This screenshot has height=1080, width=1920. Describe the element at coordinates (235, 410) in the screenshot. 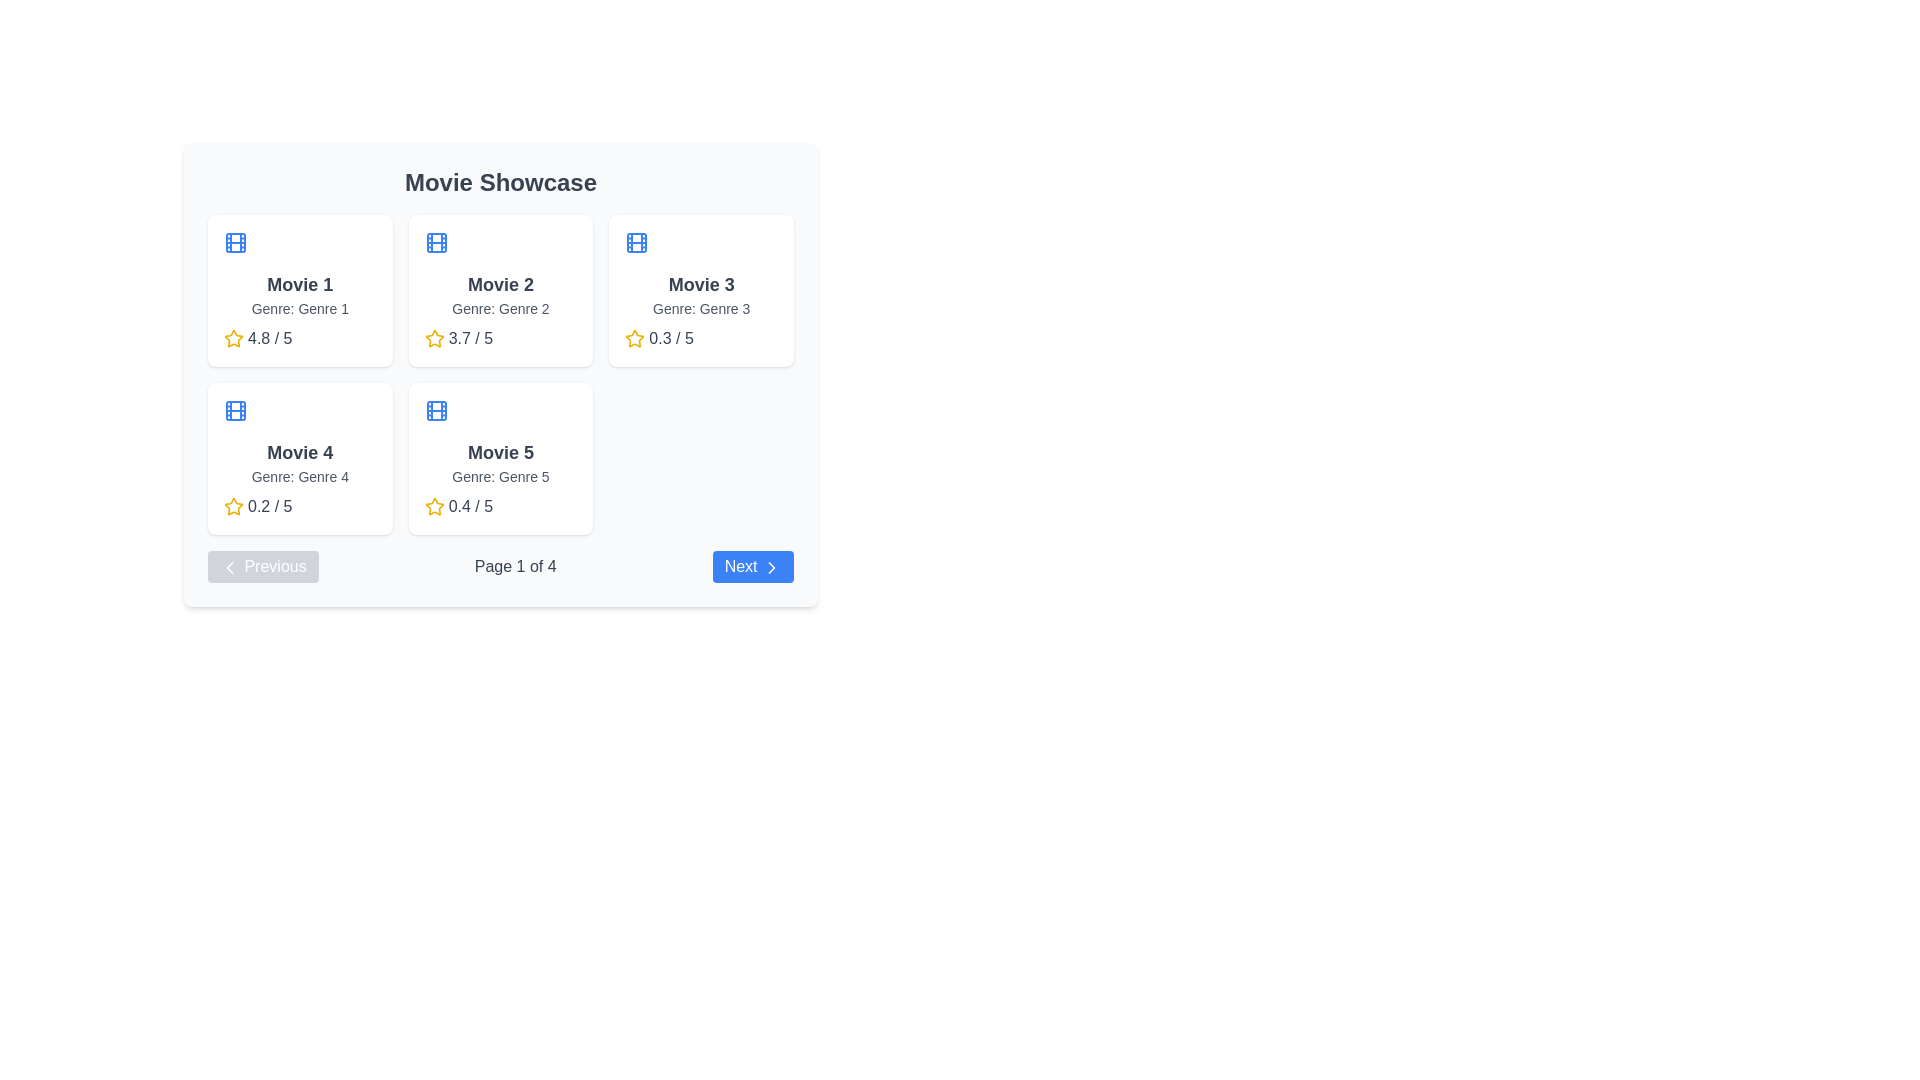

I see `the film icon located at the top-left corner of the card labeled 'Movie 4 Genre: Genre 4' in the second row of the grid layout` at that location.